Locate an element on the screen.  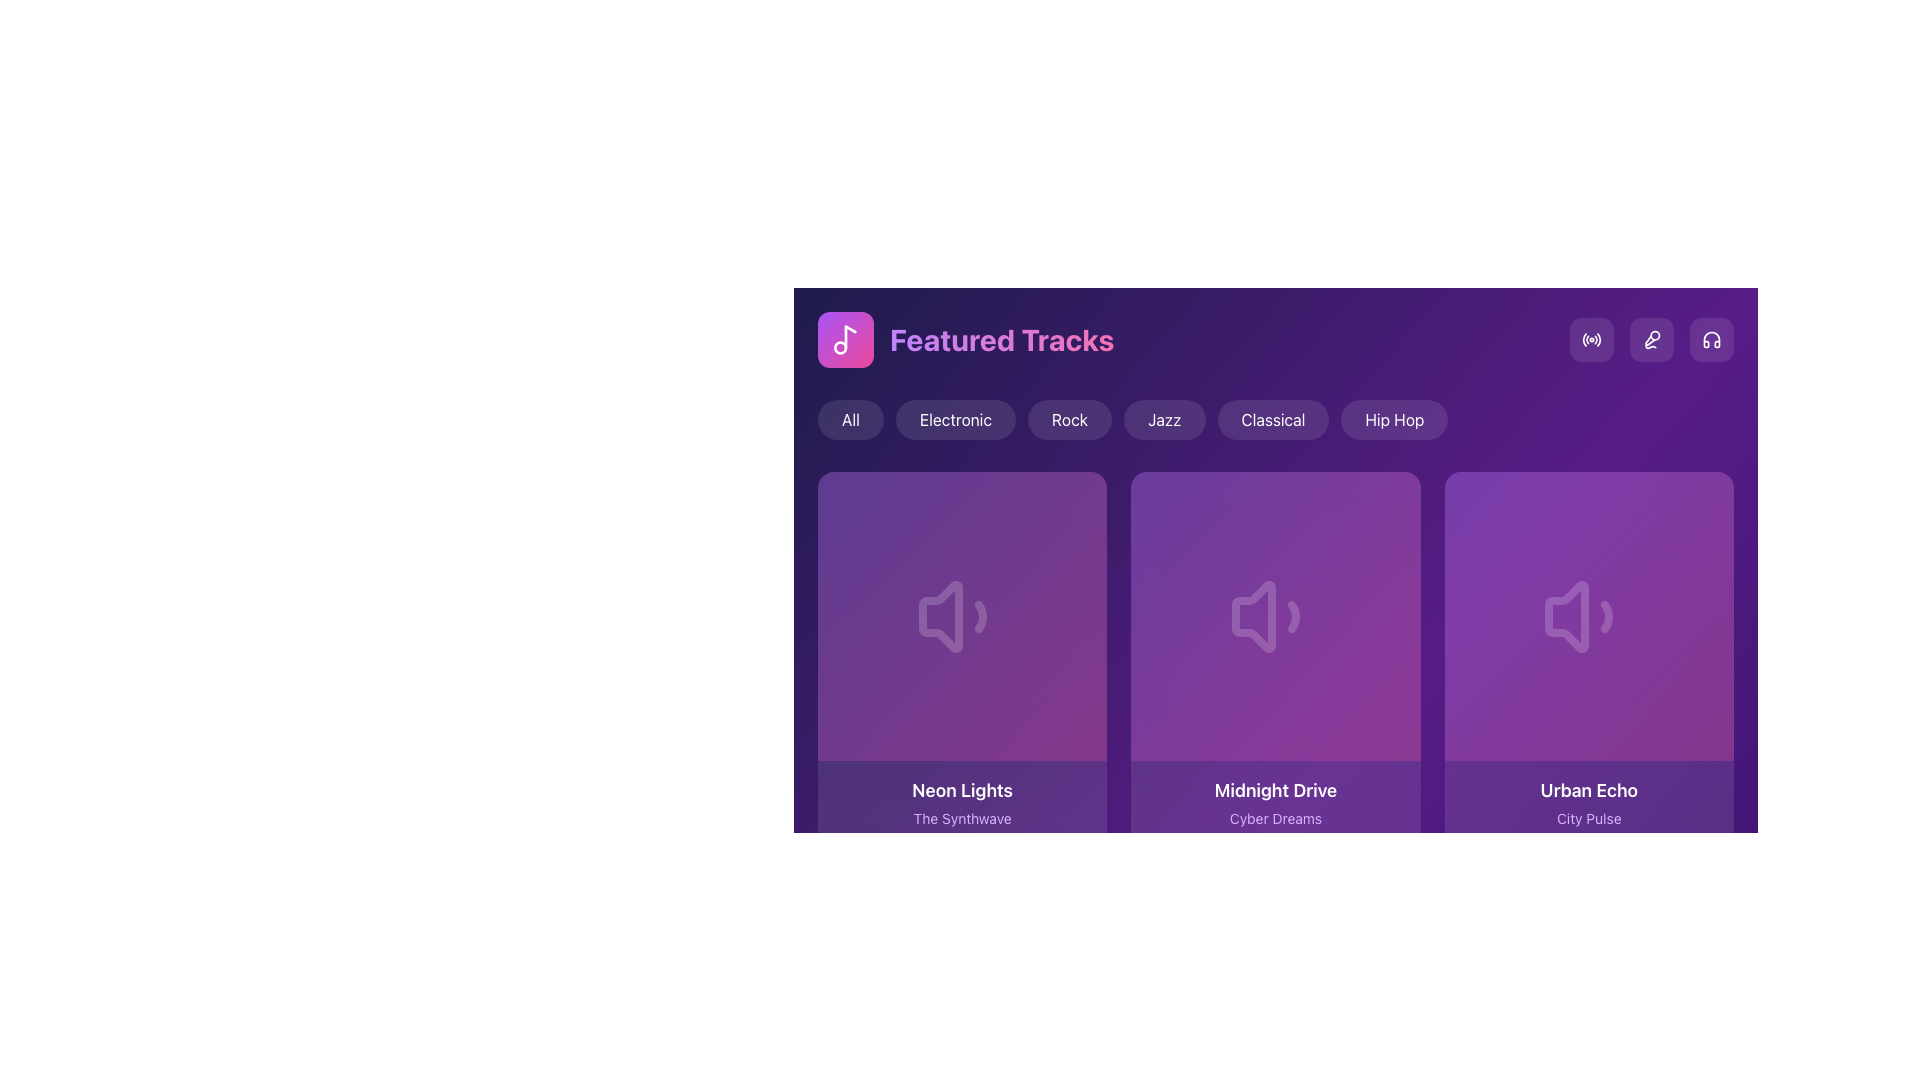
the pill-shaped button with a purple background and white text reading 'Rock' is located at coordinates (1069, 419).